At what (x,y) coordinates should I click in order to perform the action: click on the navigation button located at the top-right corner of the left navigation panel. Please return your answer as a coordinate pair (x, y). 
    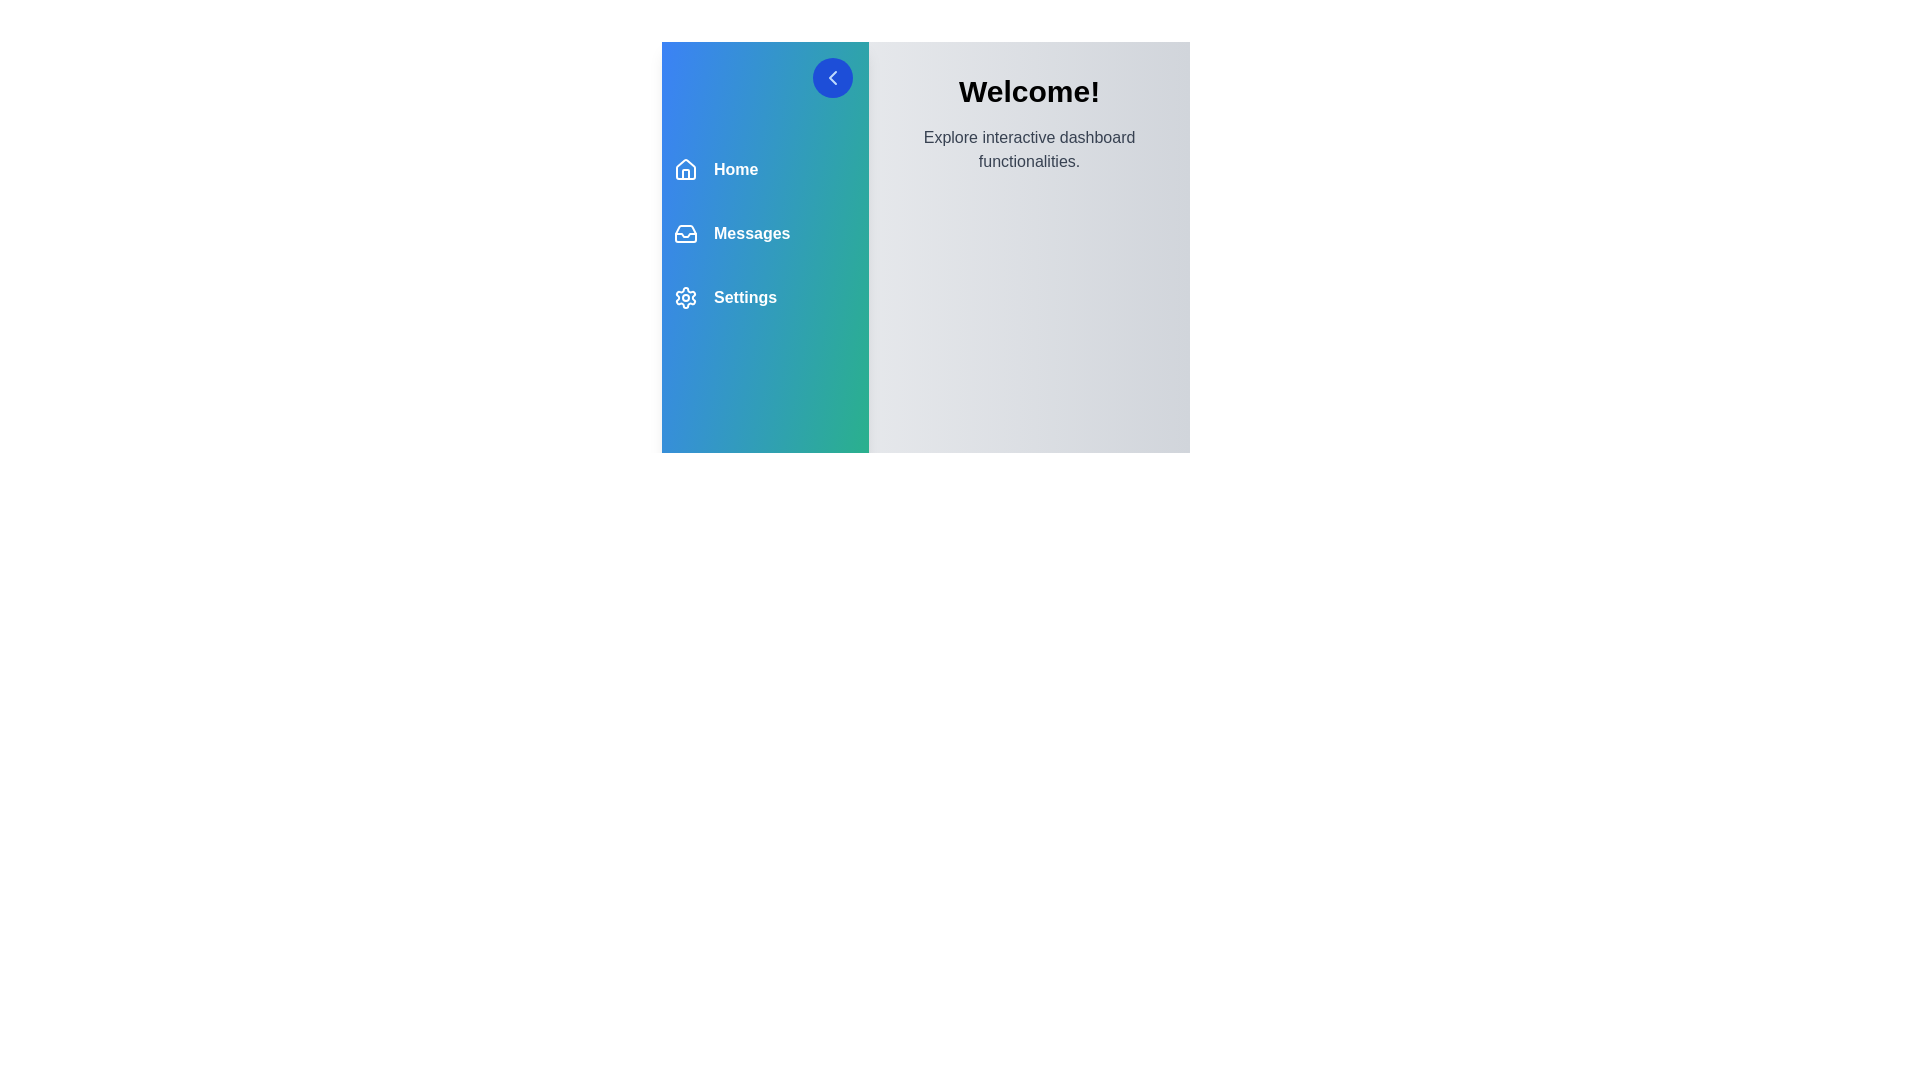
    Looking at the image, I should click on (764, 76).